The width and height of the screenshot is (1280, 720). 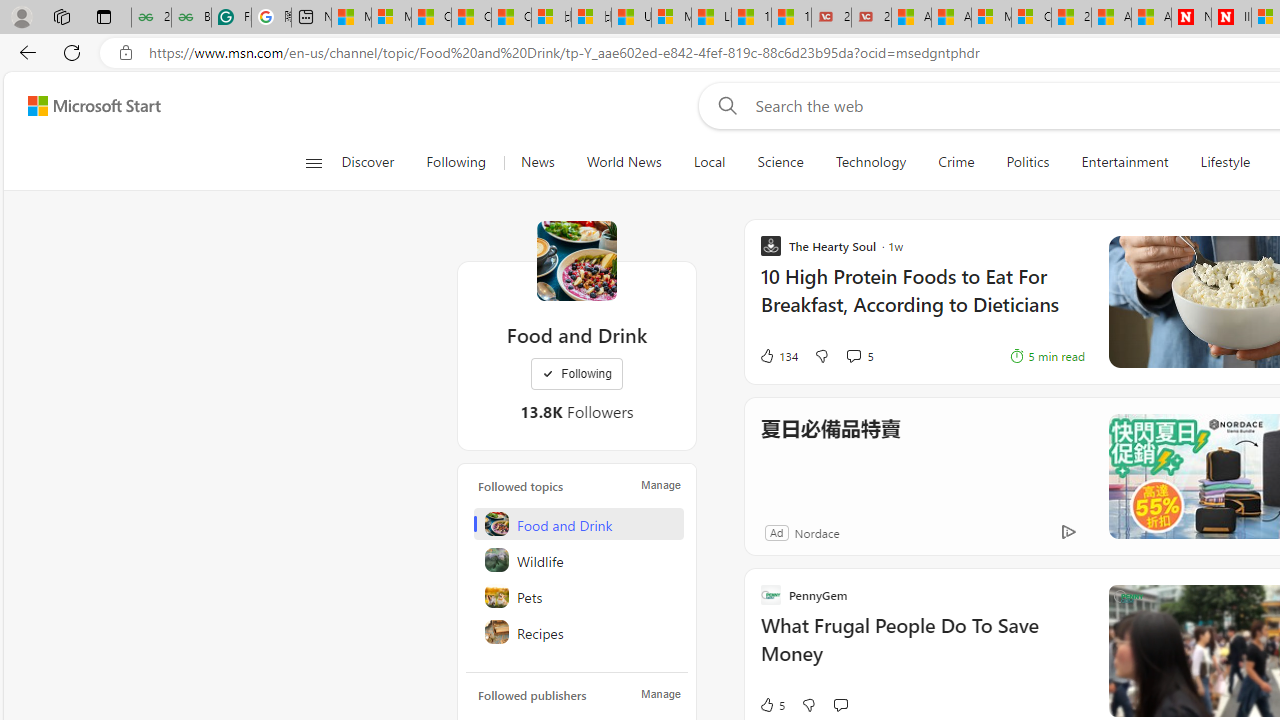 I want to click on 'Workspaces', so click(x=61, y=16).